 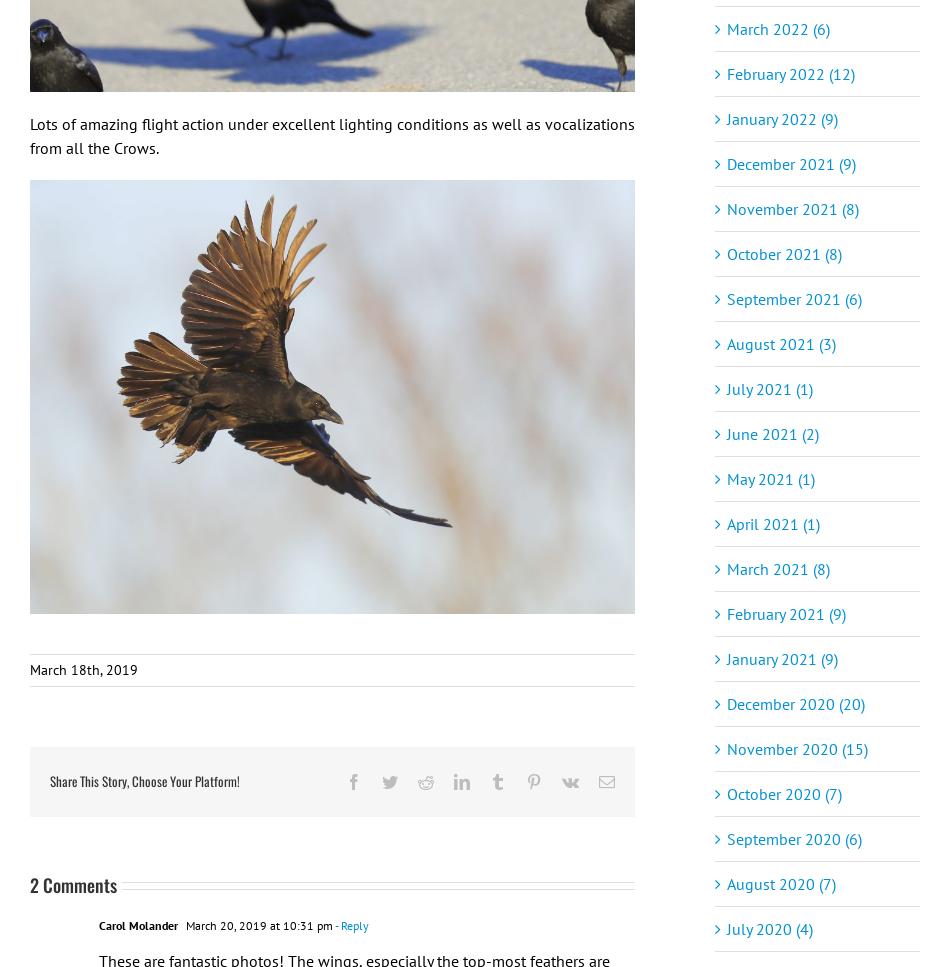 What do you see at coordinates (793, 298) in the screenshot?
I see `'September 2021 (6)'` at bounding box center [793, 298].